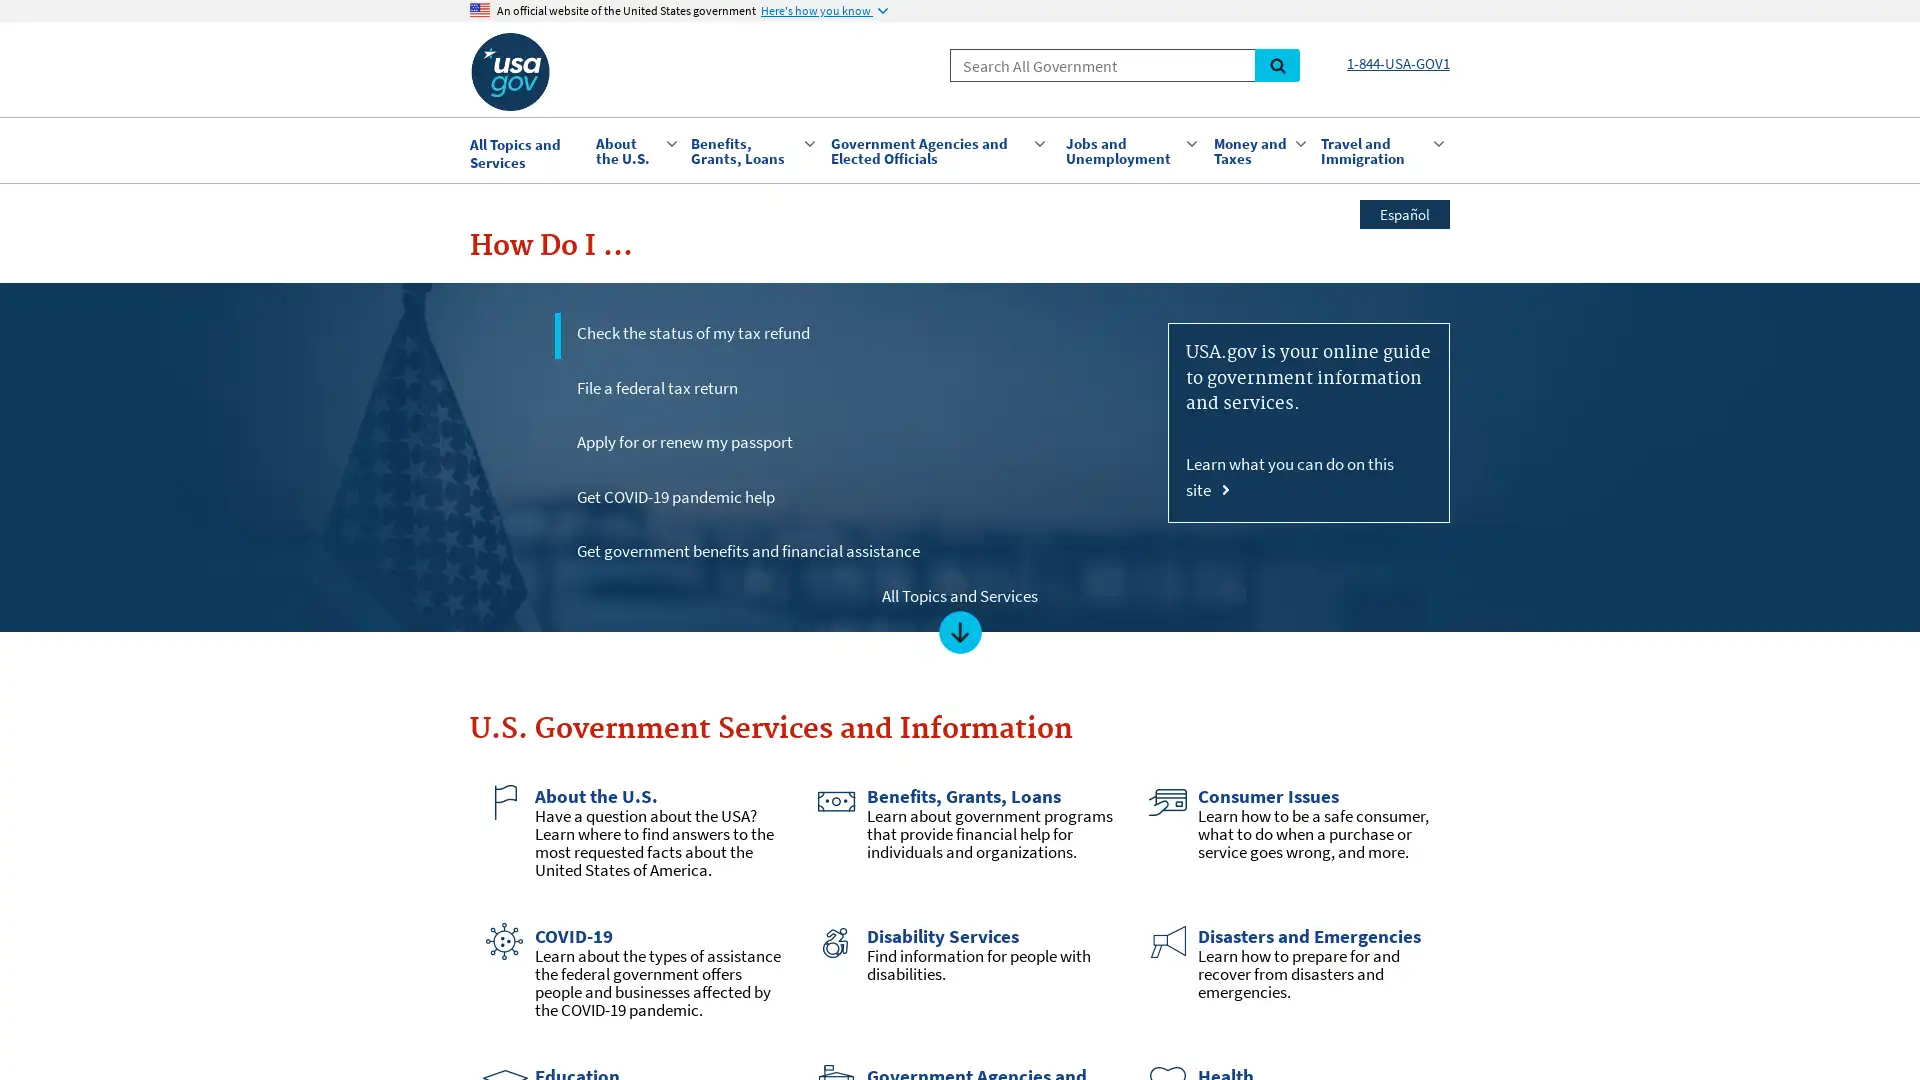  What do you see at coordinates (632, 149) in the screenshot?
I see `About the U.S.` at bounding box center [632, 149].